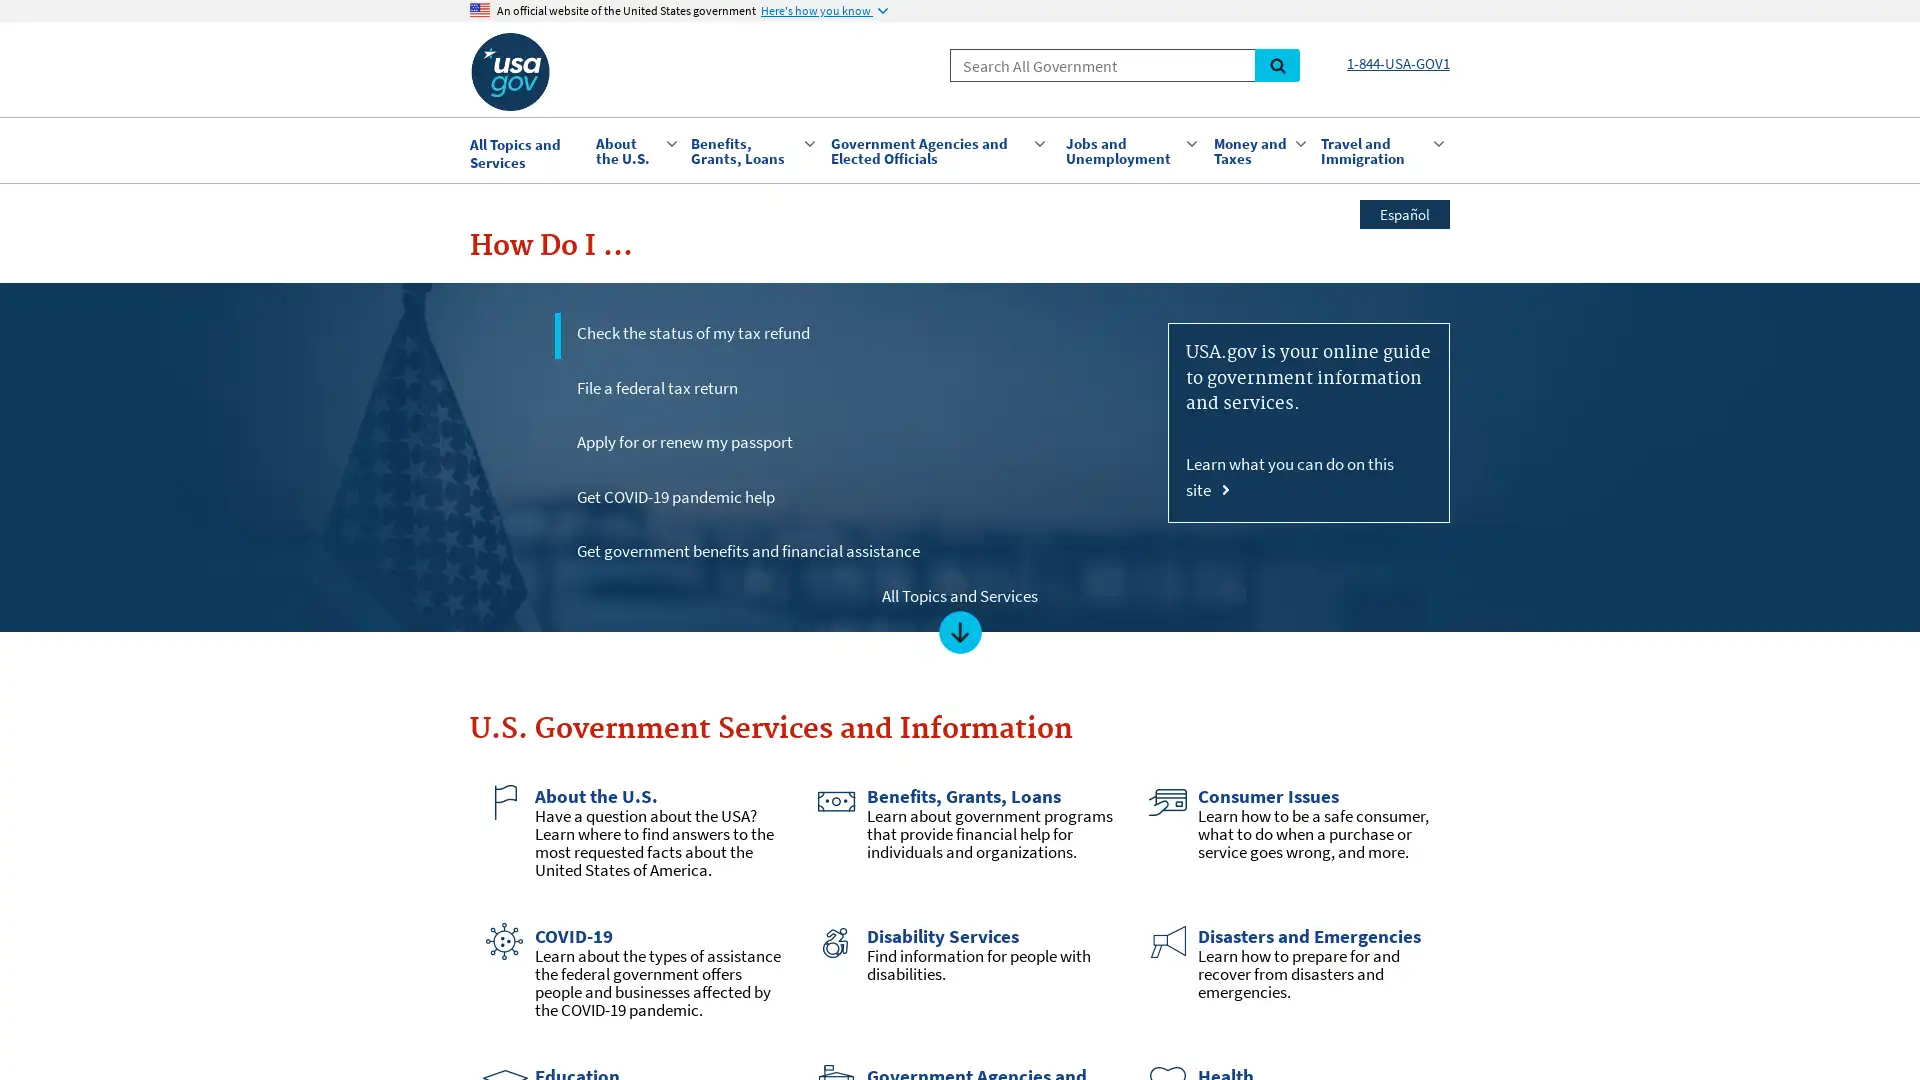  What do you see at coordinates (632, 149) in the screenshot?
I see `About the U.S.` at bounding box center [632, 149].